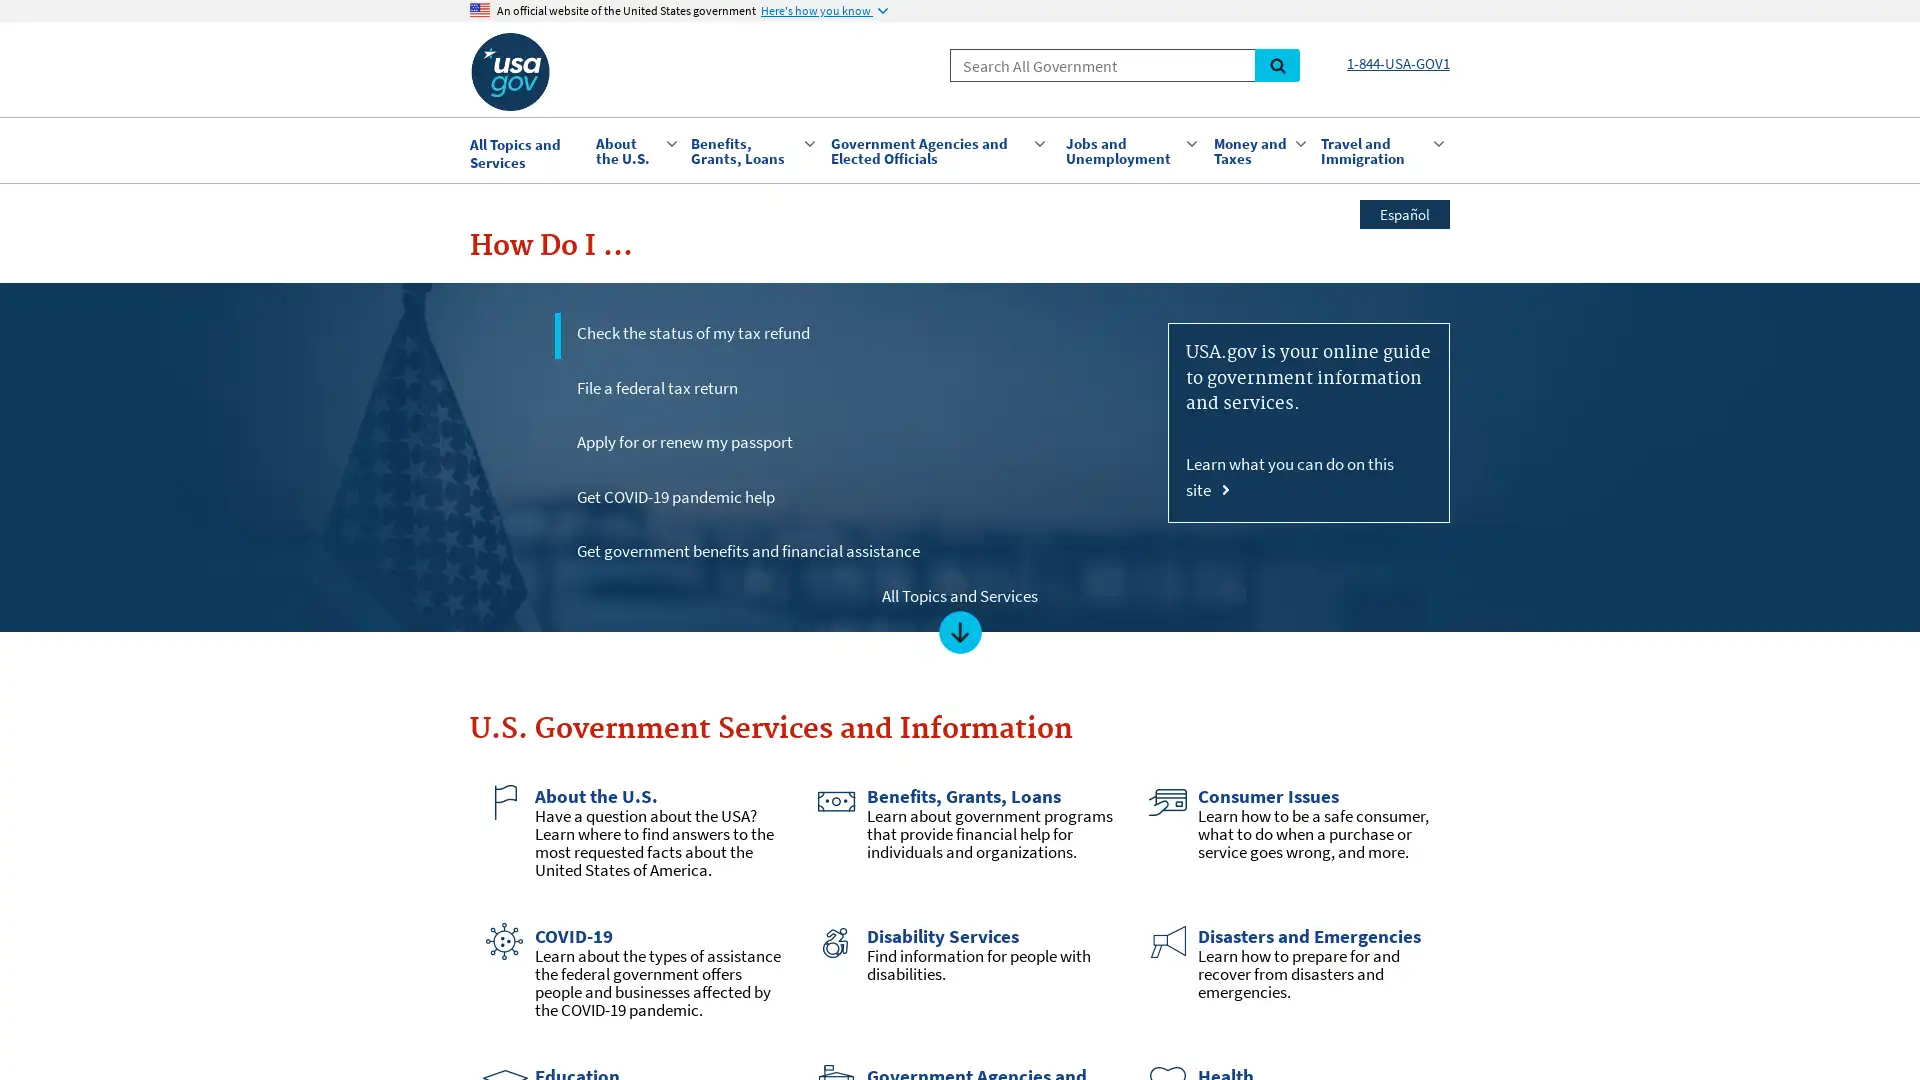  What do you see at coordinates (632, 149) in the screenshot?
I see `About the U.S.` at bounding box center [632, 149].